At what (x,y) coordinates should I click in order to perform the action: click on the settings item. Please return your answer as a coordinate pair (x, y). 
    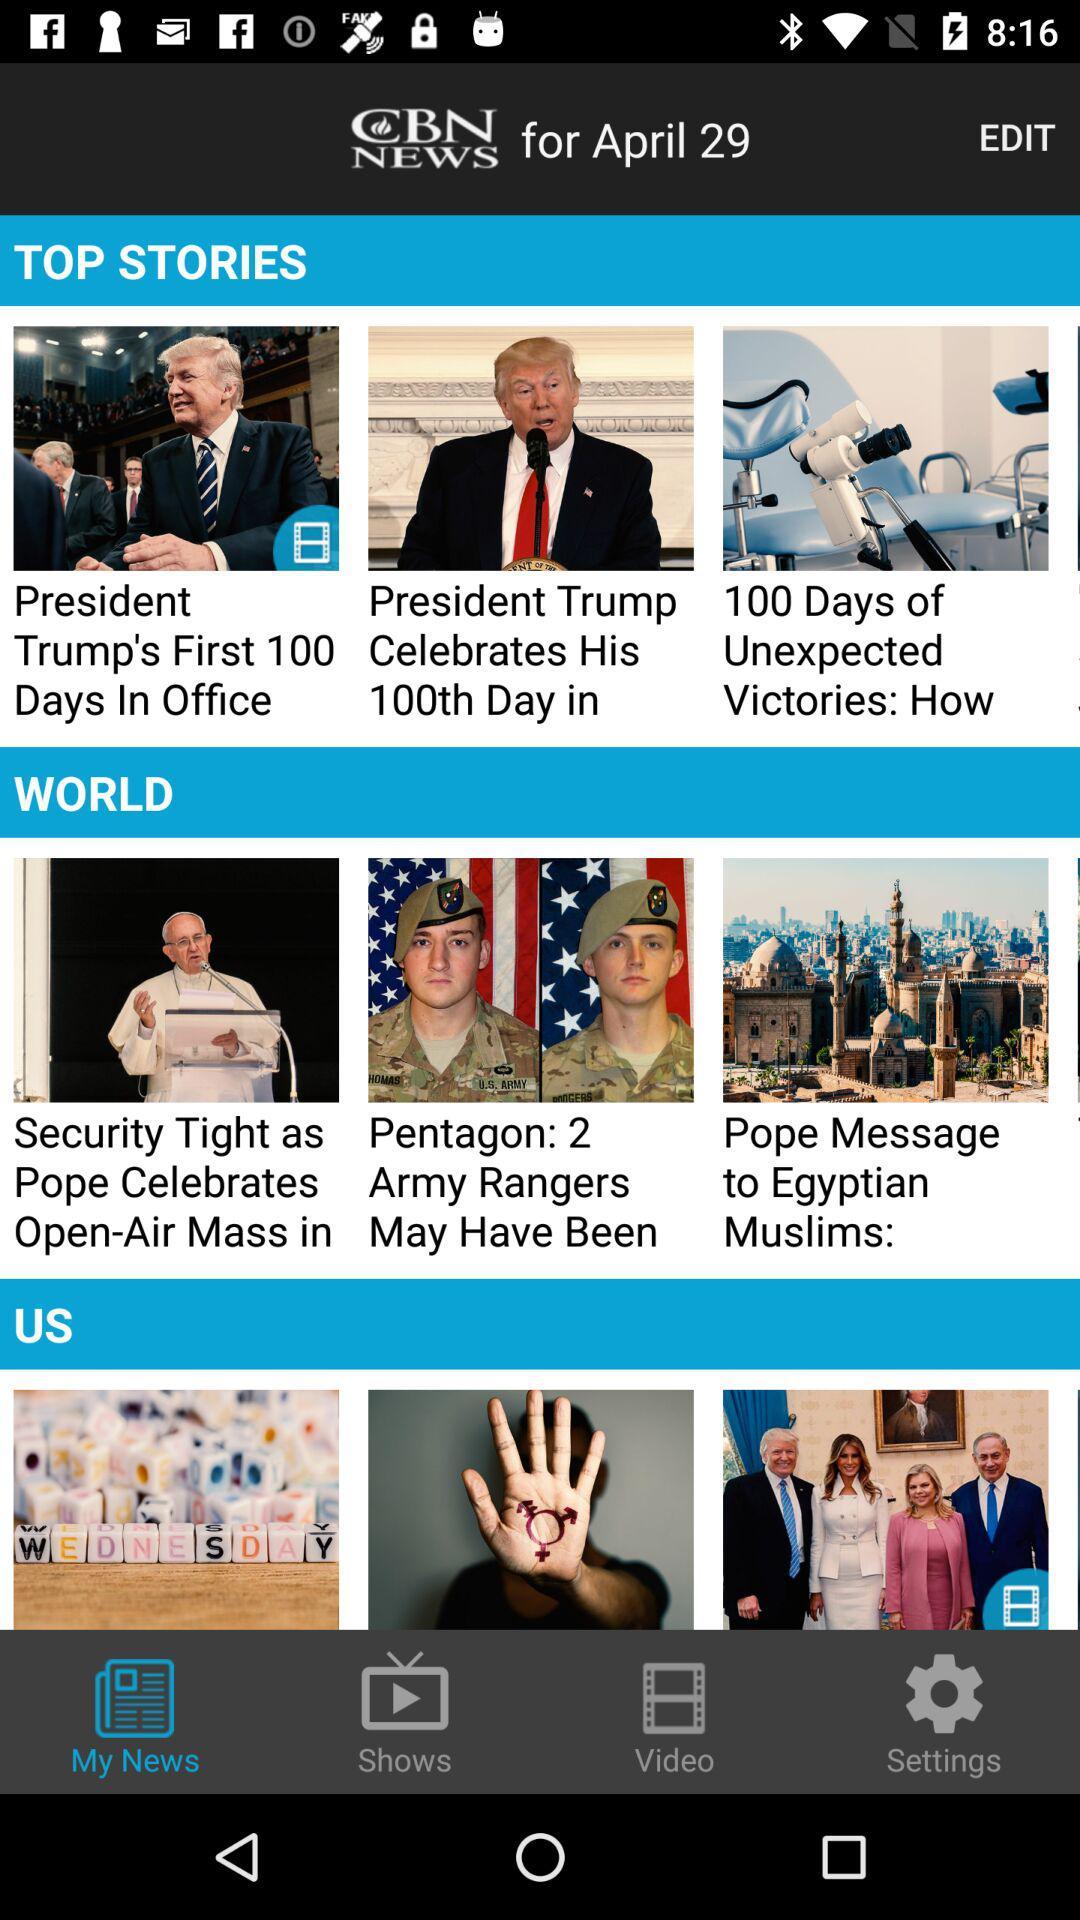
    Looking at the image, I should click on (944, 1712).